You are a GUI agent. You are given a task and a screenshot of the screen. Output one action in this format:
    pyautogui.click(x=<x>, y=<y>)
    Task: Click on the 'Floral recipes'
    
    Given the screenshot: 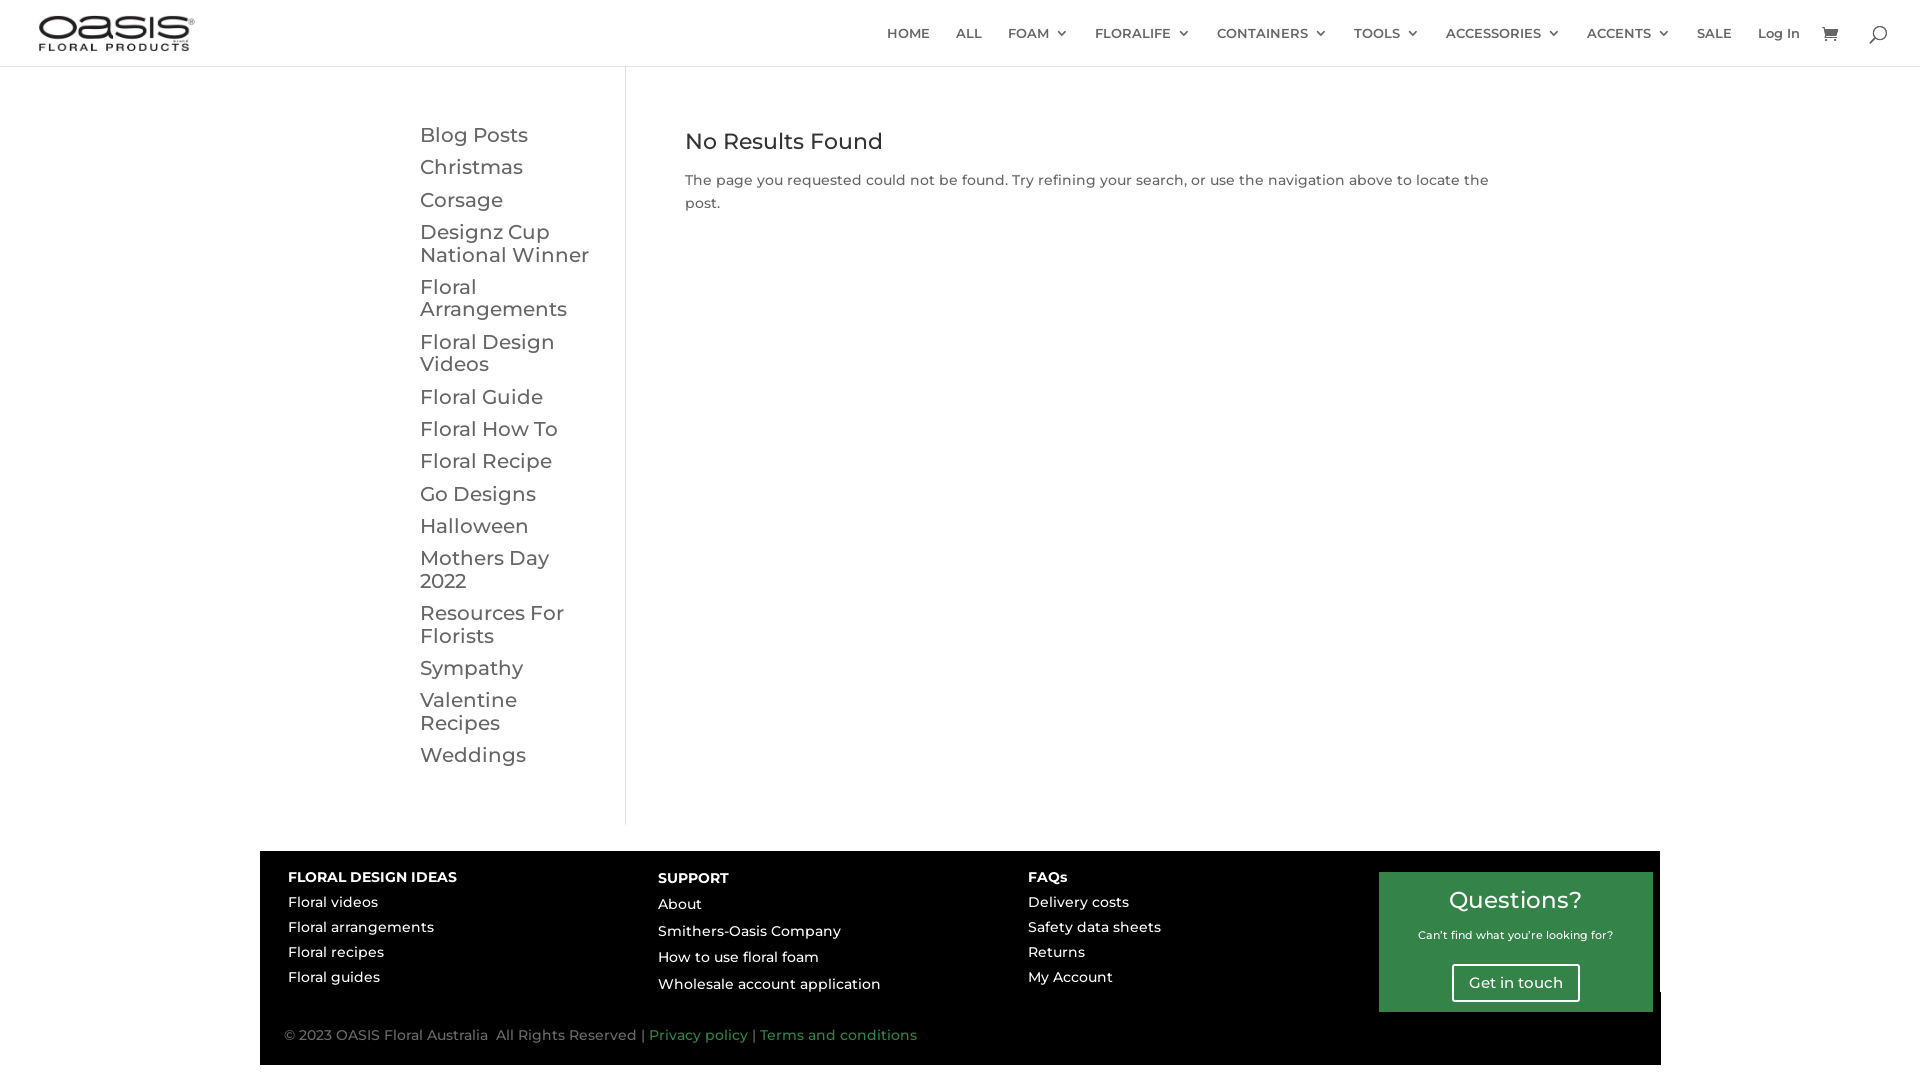 What is the action you would take?
    pyautogui.click(x=336, y=951)
    